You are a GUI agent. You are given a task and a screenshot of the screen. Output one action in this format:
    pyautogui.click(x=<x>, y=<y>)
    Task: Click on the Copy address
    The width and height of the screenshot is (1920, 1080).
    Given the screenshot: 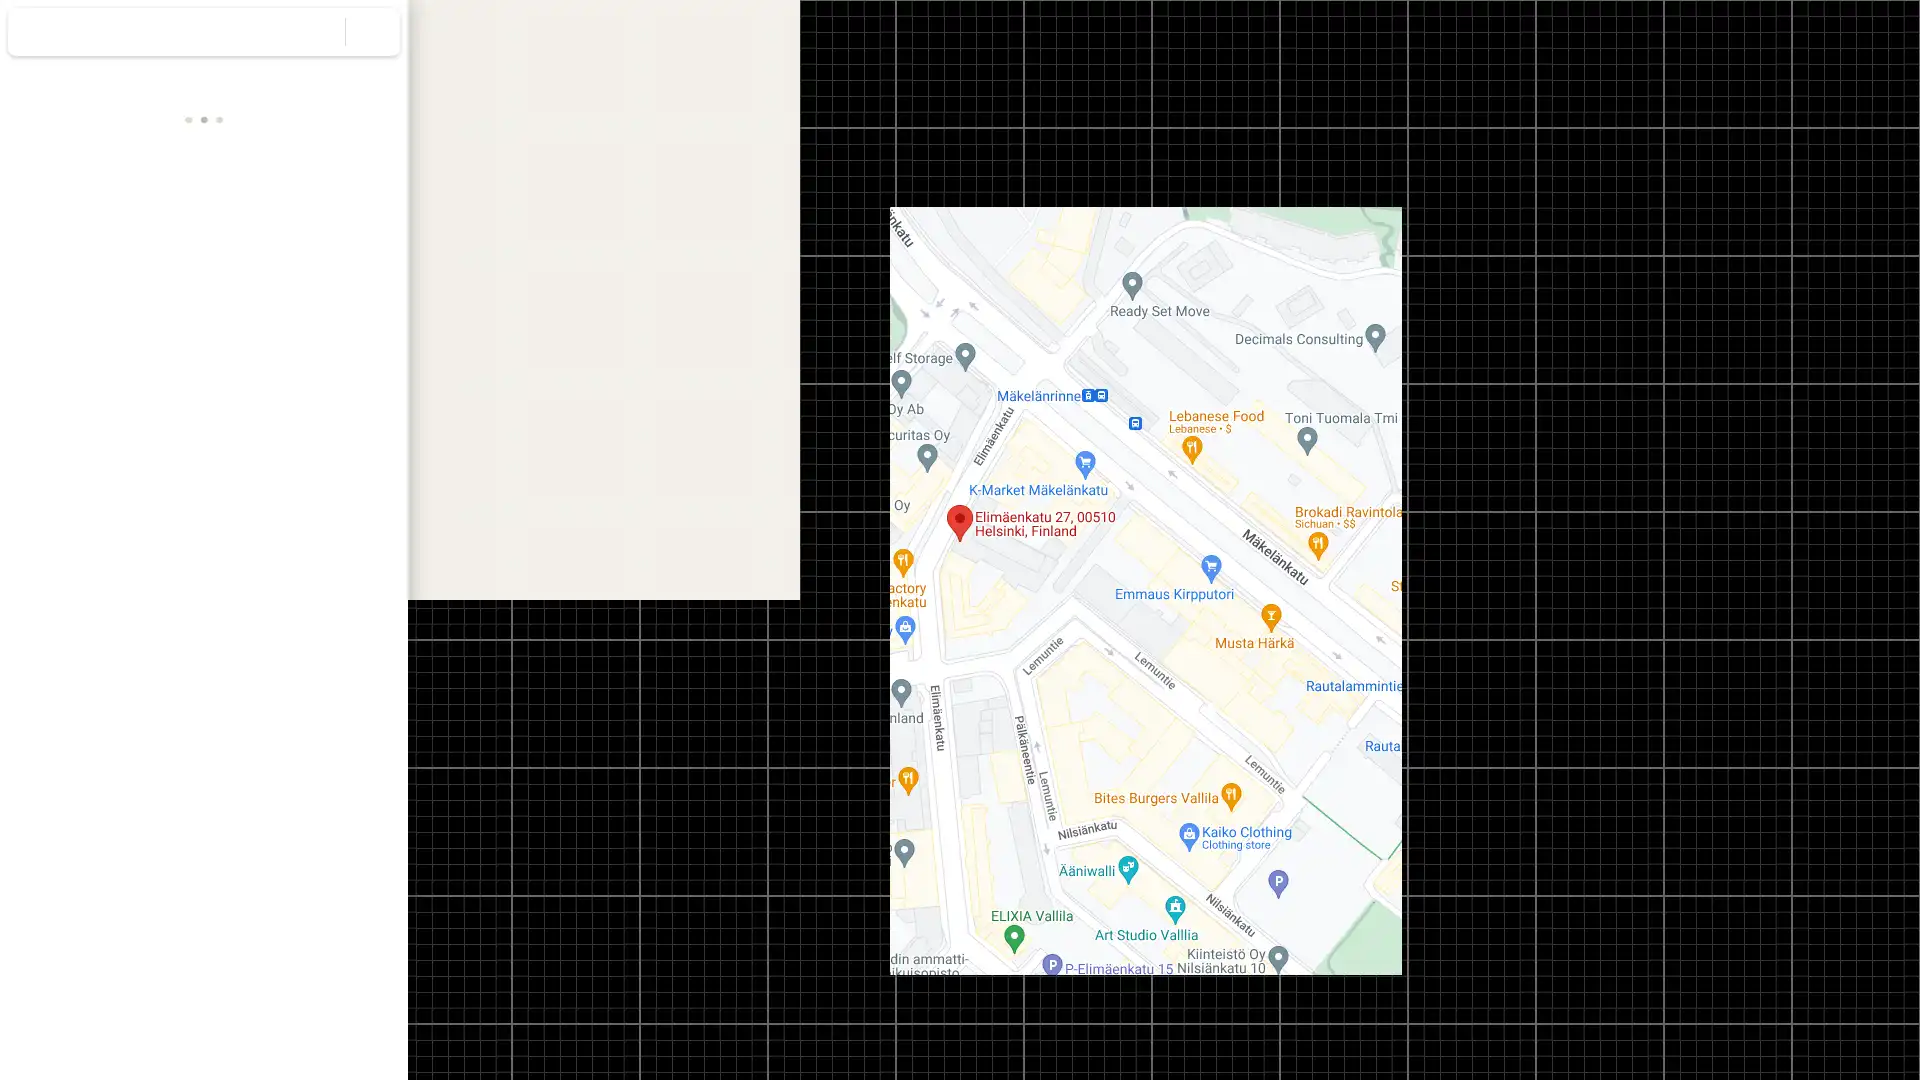 What is the action you would take?
    pyautogui.click(x=370, y=437)
    